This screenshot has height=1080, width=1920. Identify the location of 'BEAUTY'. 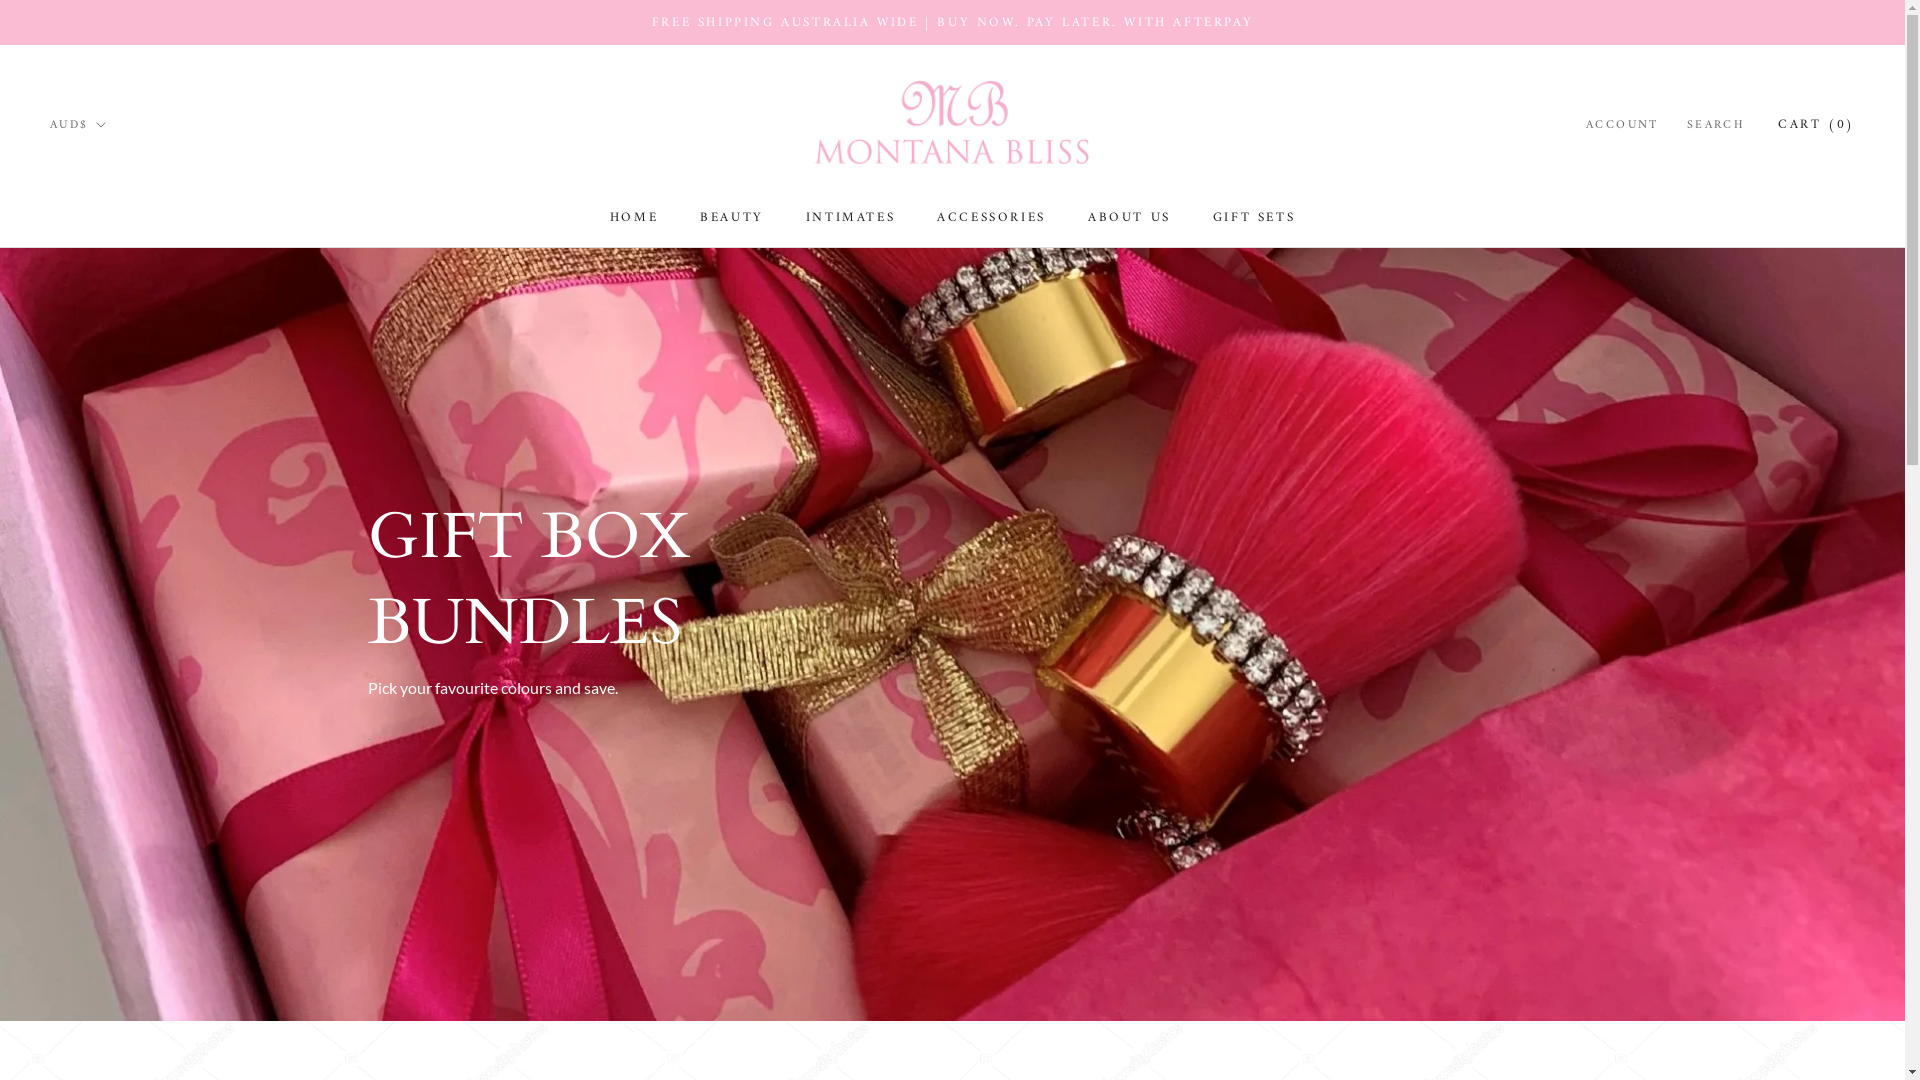
(730, 217).